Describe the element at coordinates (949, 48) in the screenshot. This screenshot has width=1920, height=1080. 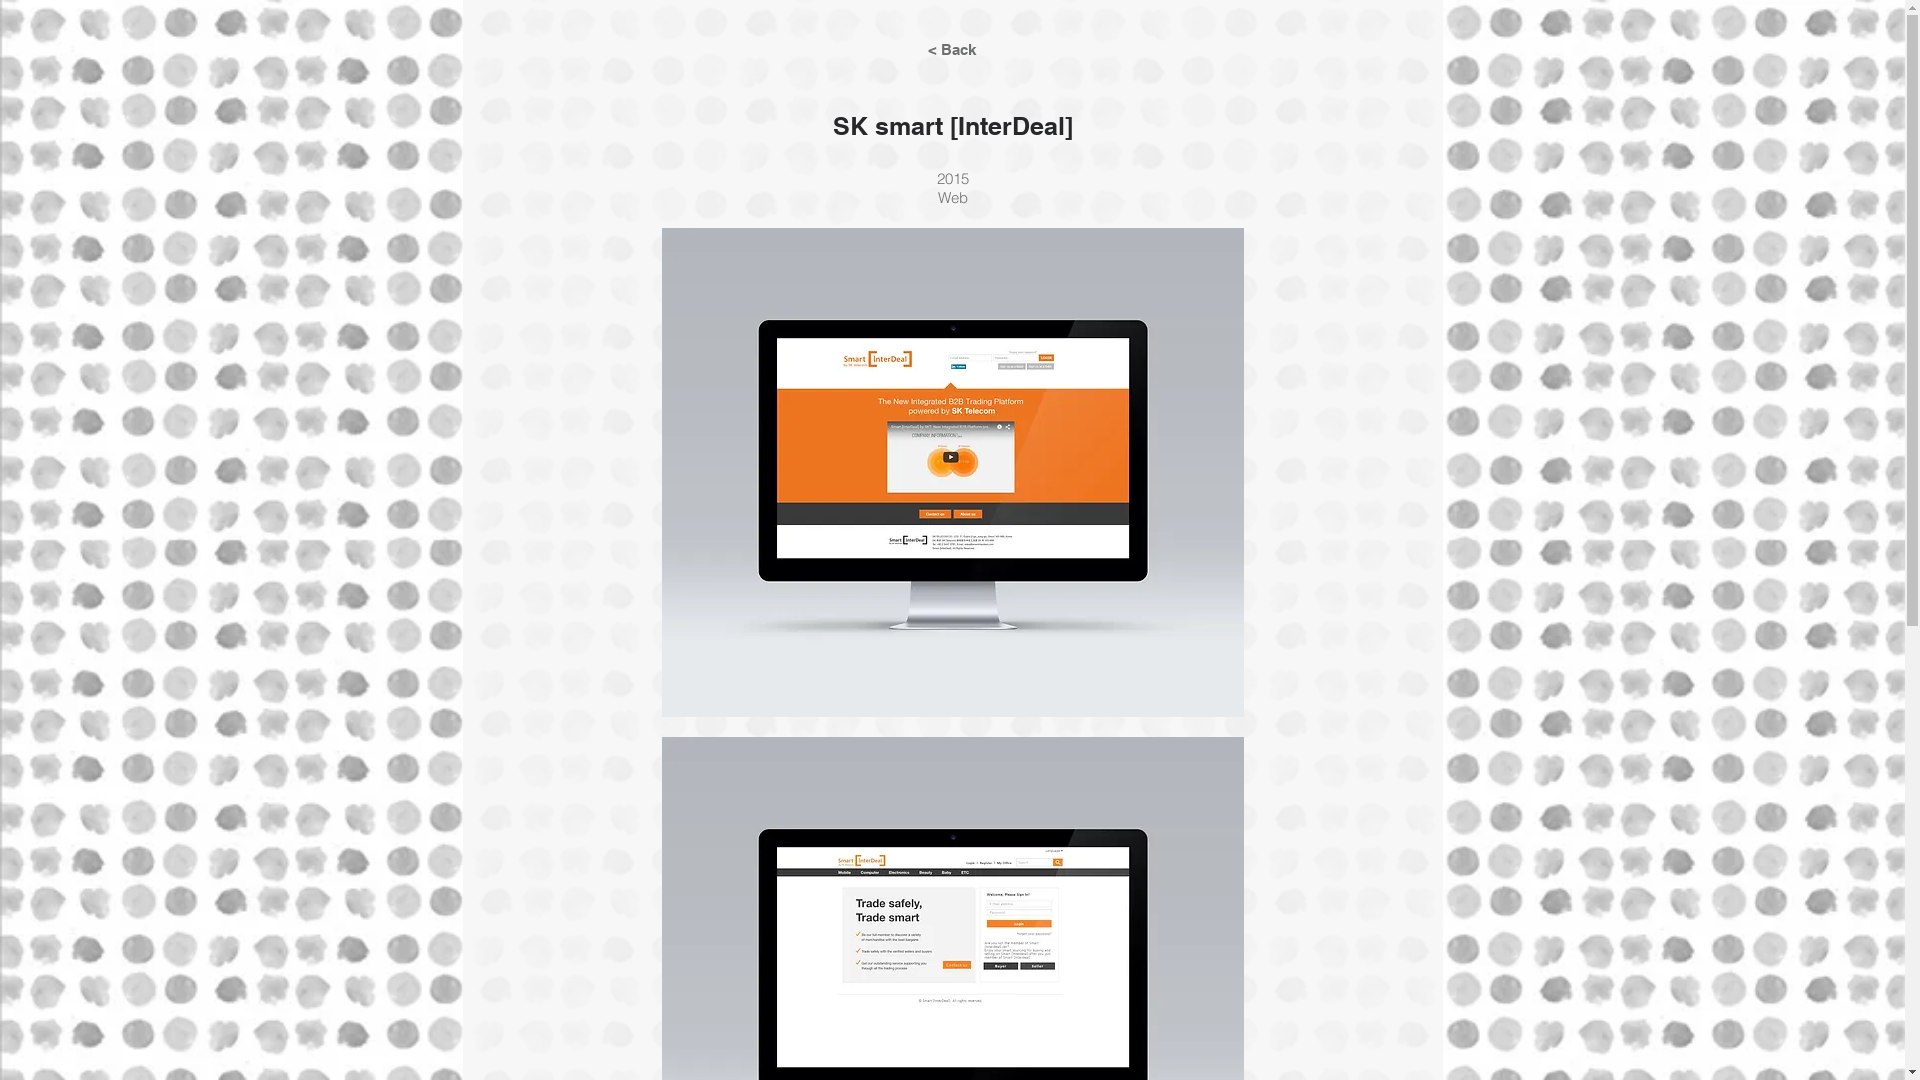
I see `'< Back'` at that location.